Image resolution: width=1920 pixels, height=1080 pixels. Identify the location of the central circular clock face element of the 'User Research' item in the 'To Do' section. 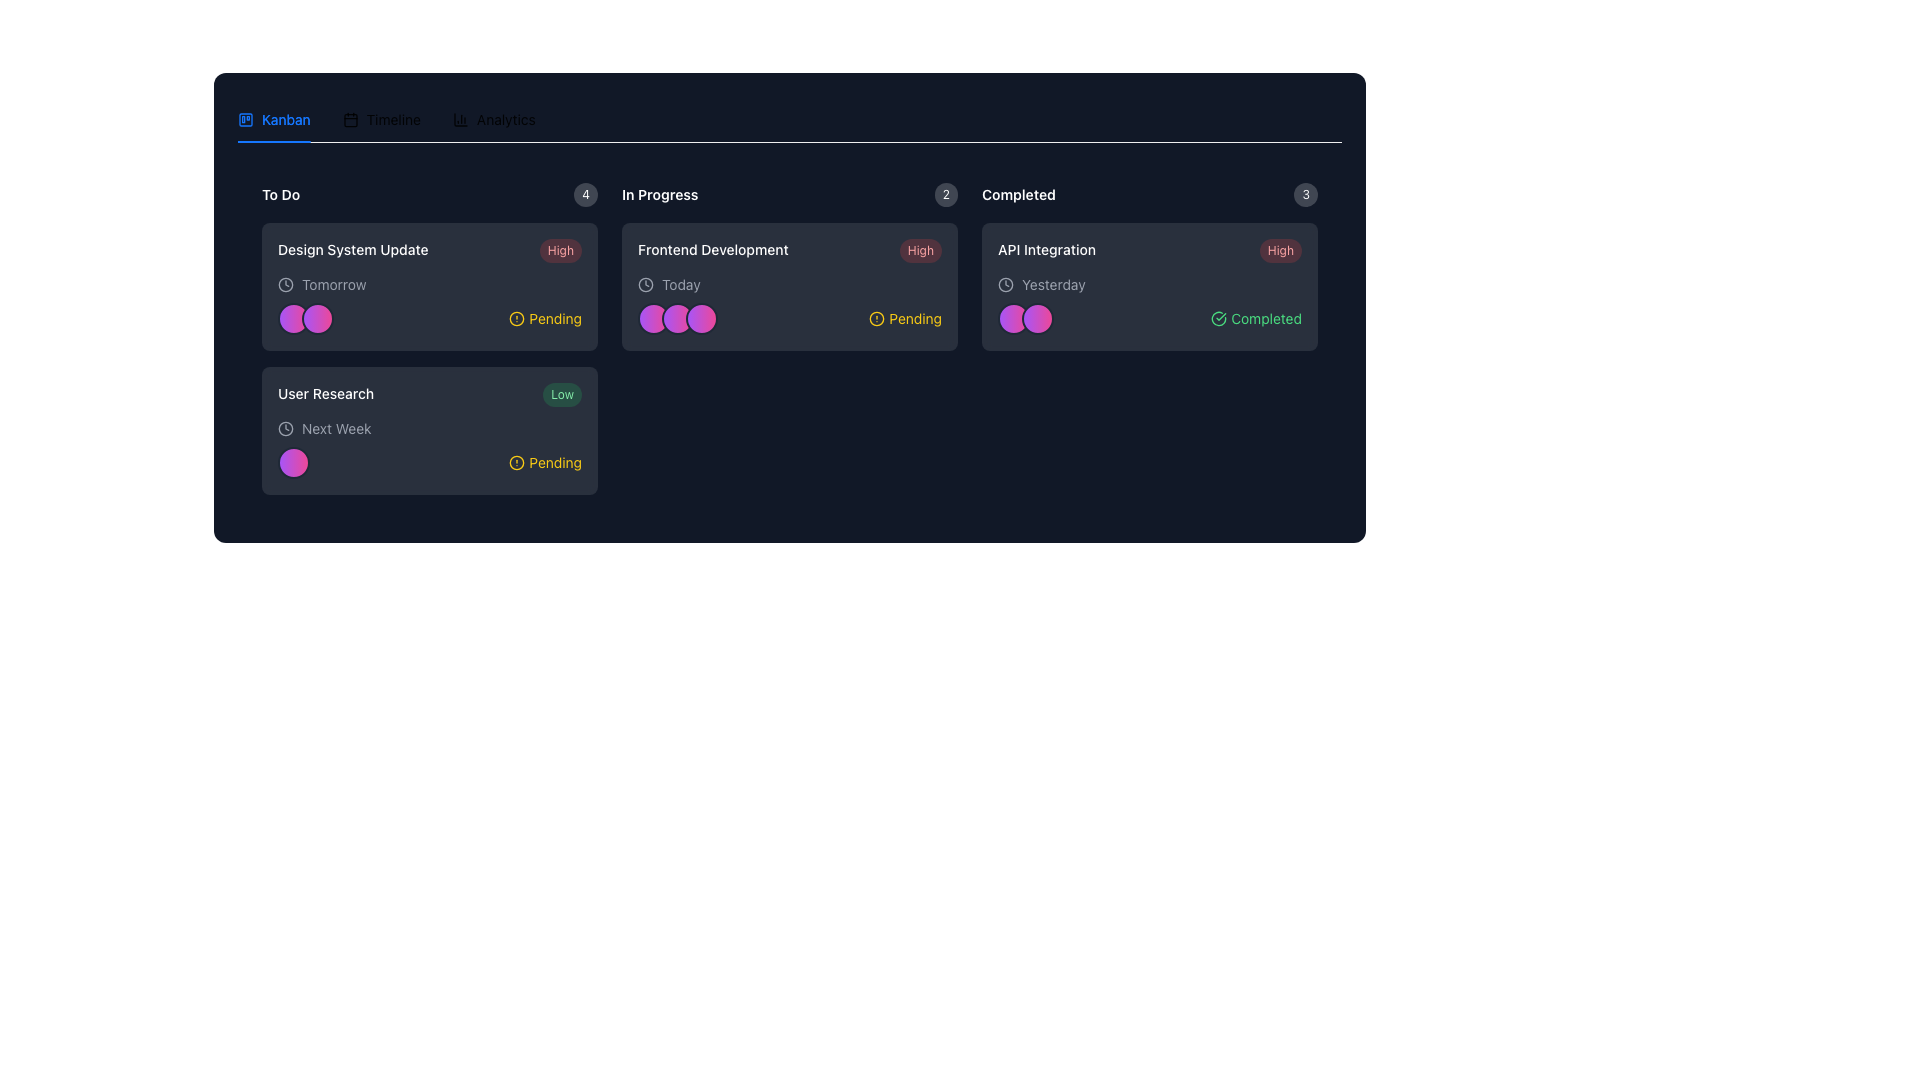
(285, 427).